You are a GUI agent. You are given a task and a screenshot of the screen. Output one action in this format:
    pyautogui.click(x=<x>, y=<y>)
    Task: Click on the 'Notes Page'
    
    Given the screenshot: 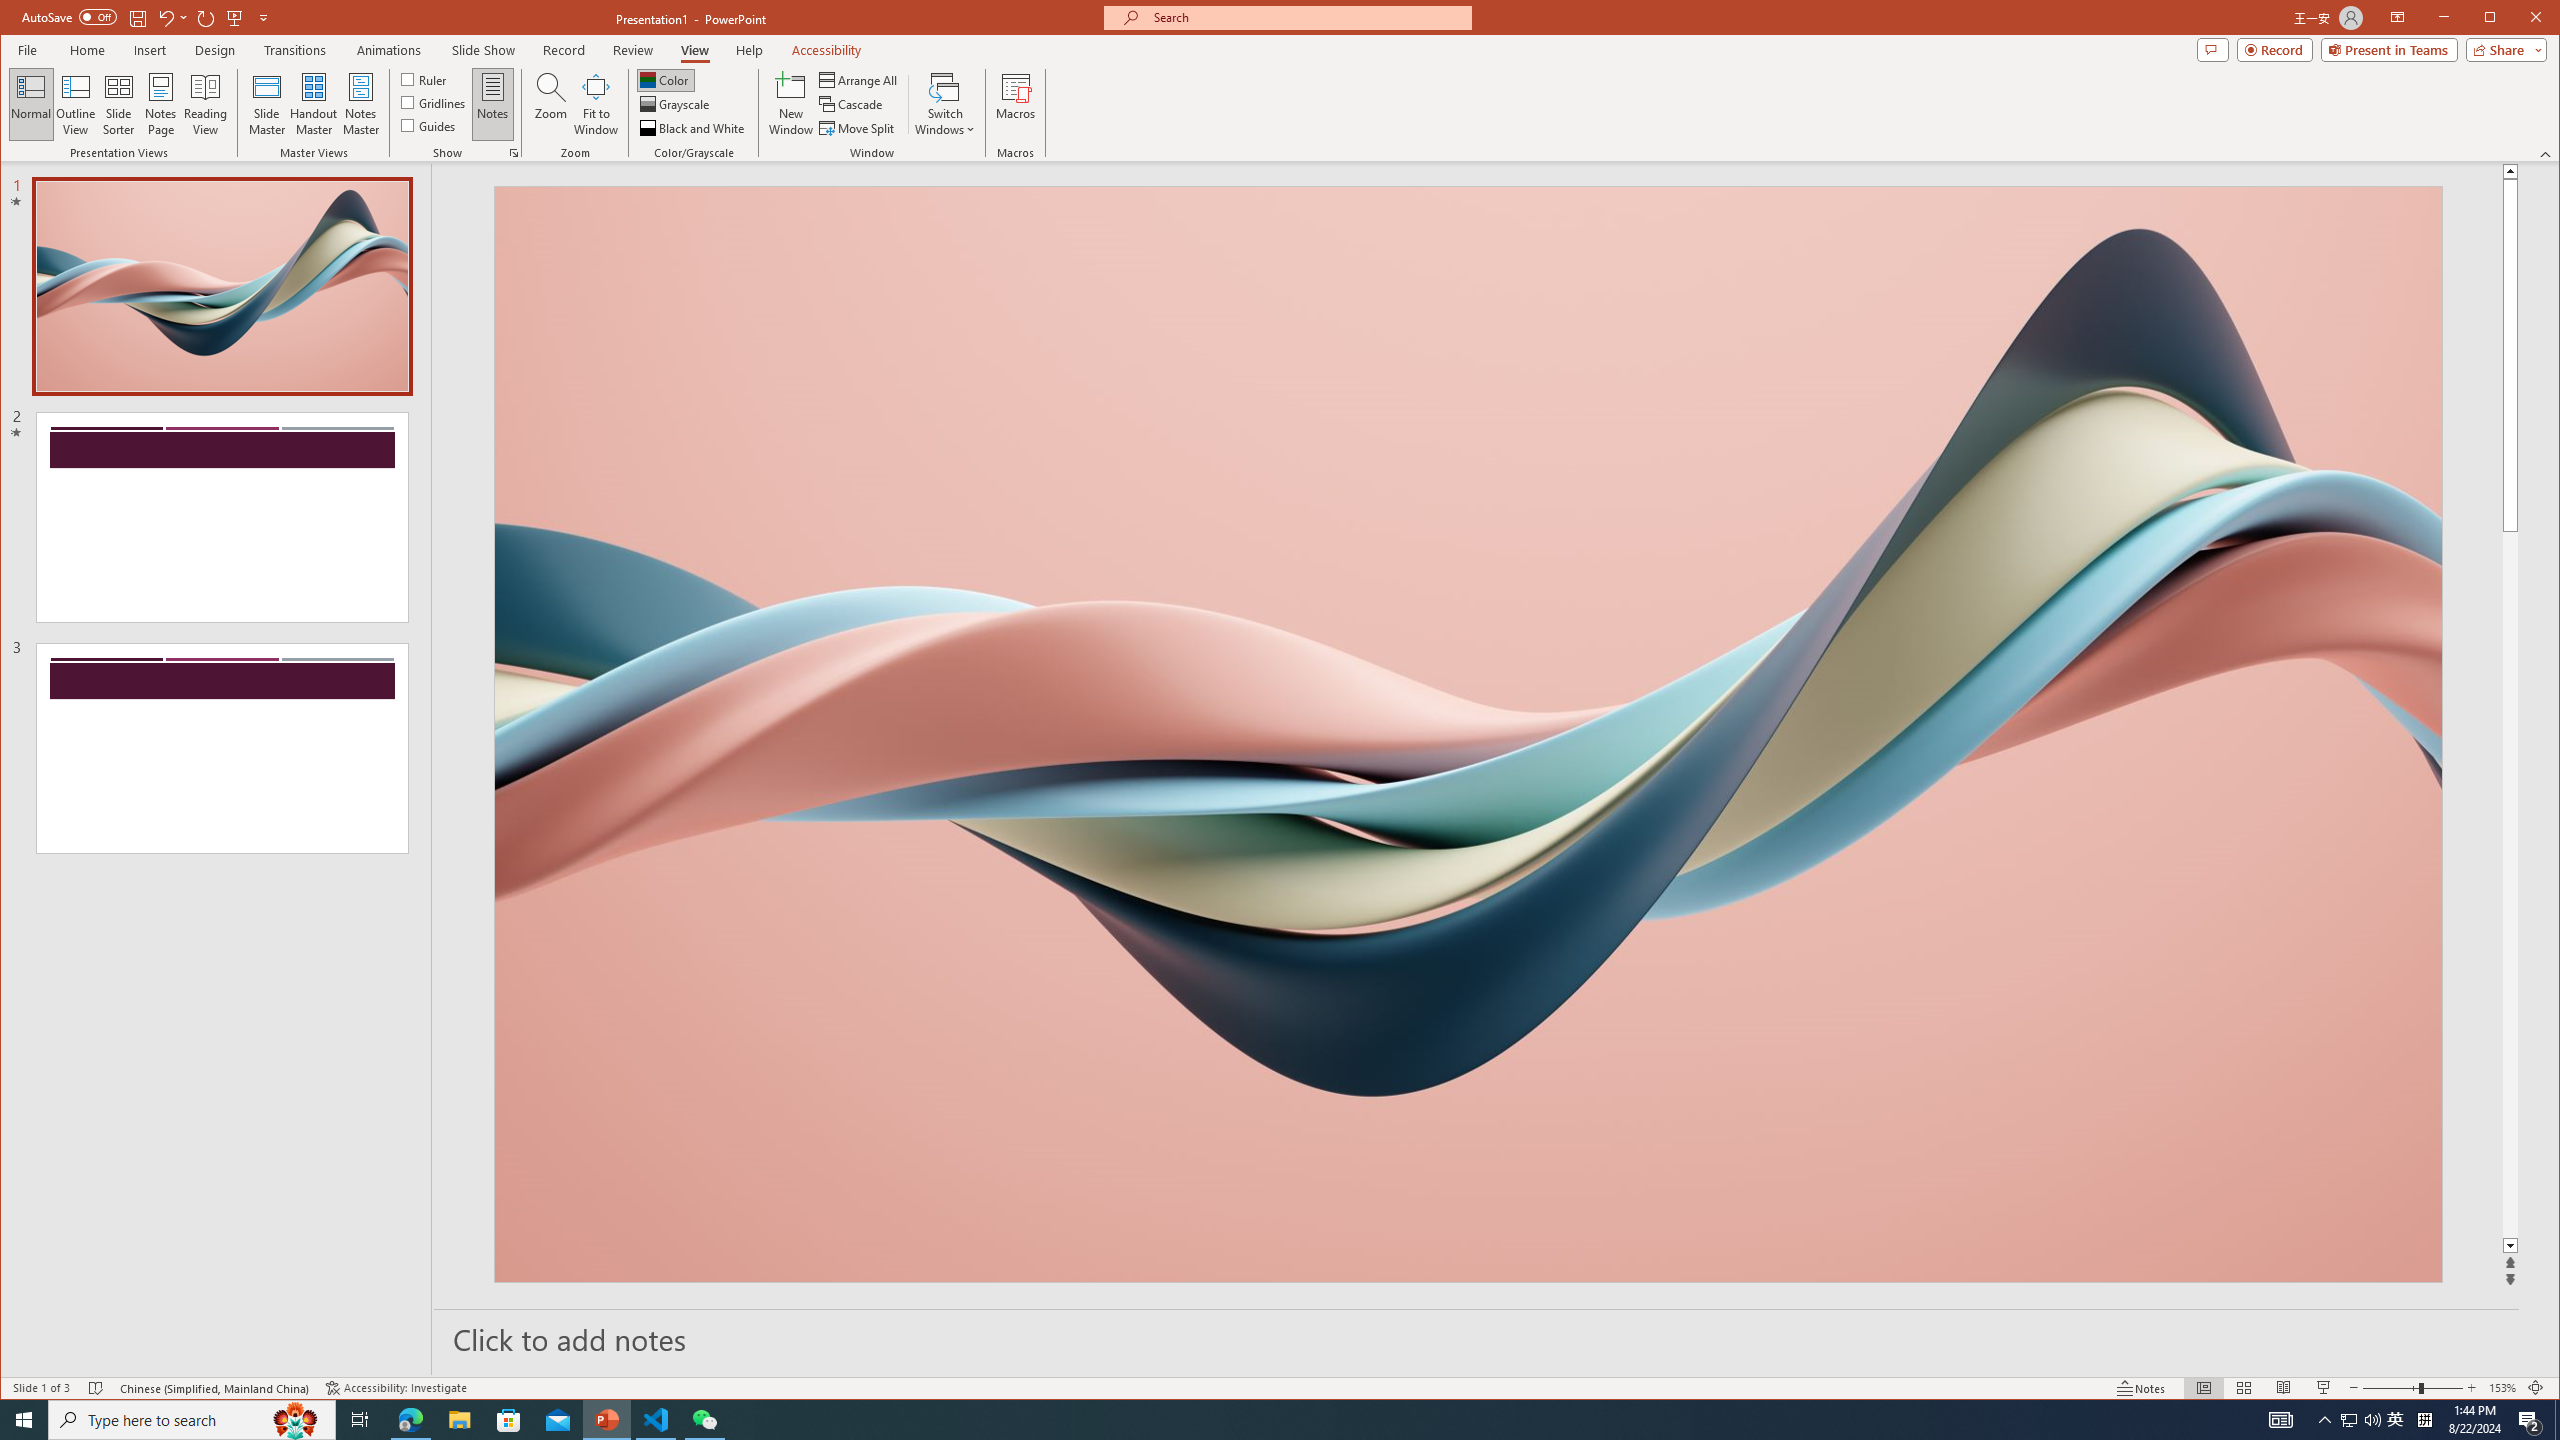 What is the action you would take?
    pyautogui.click(x=160, y=103)
    